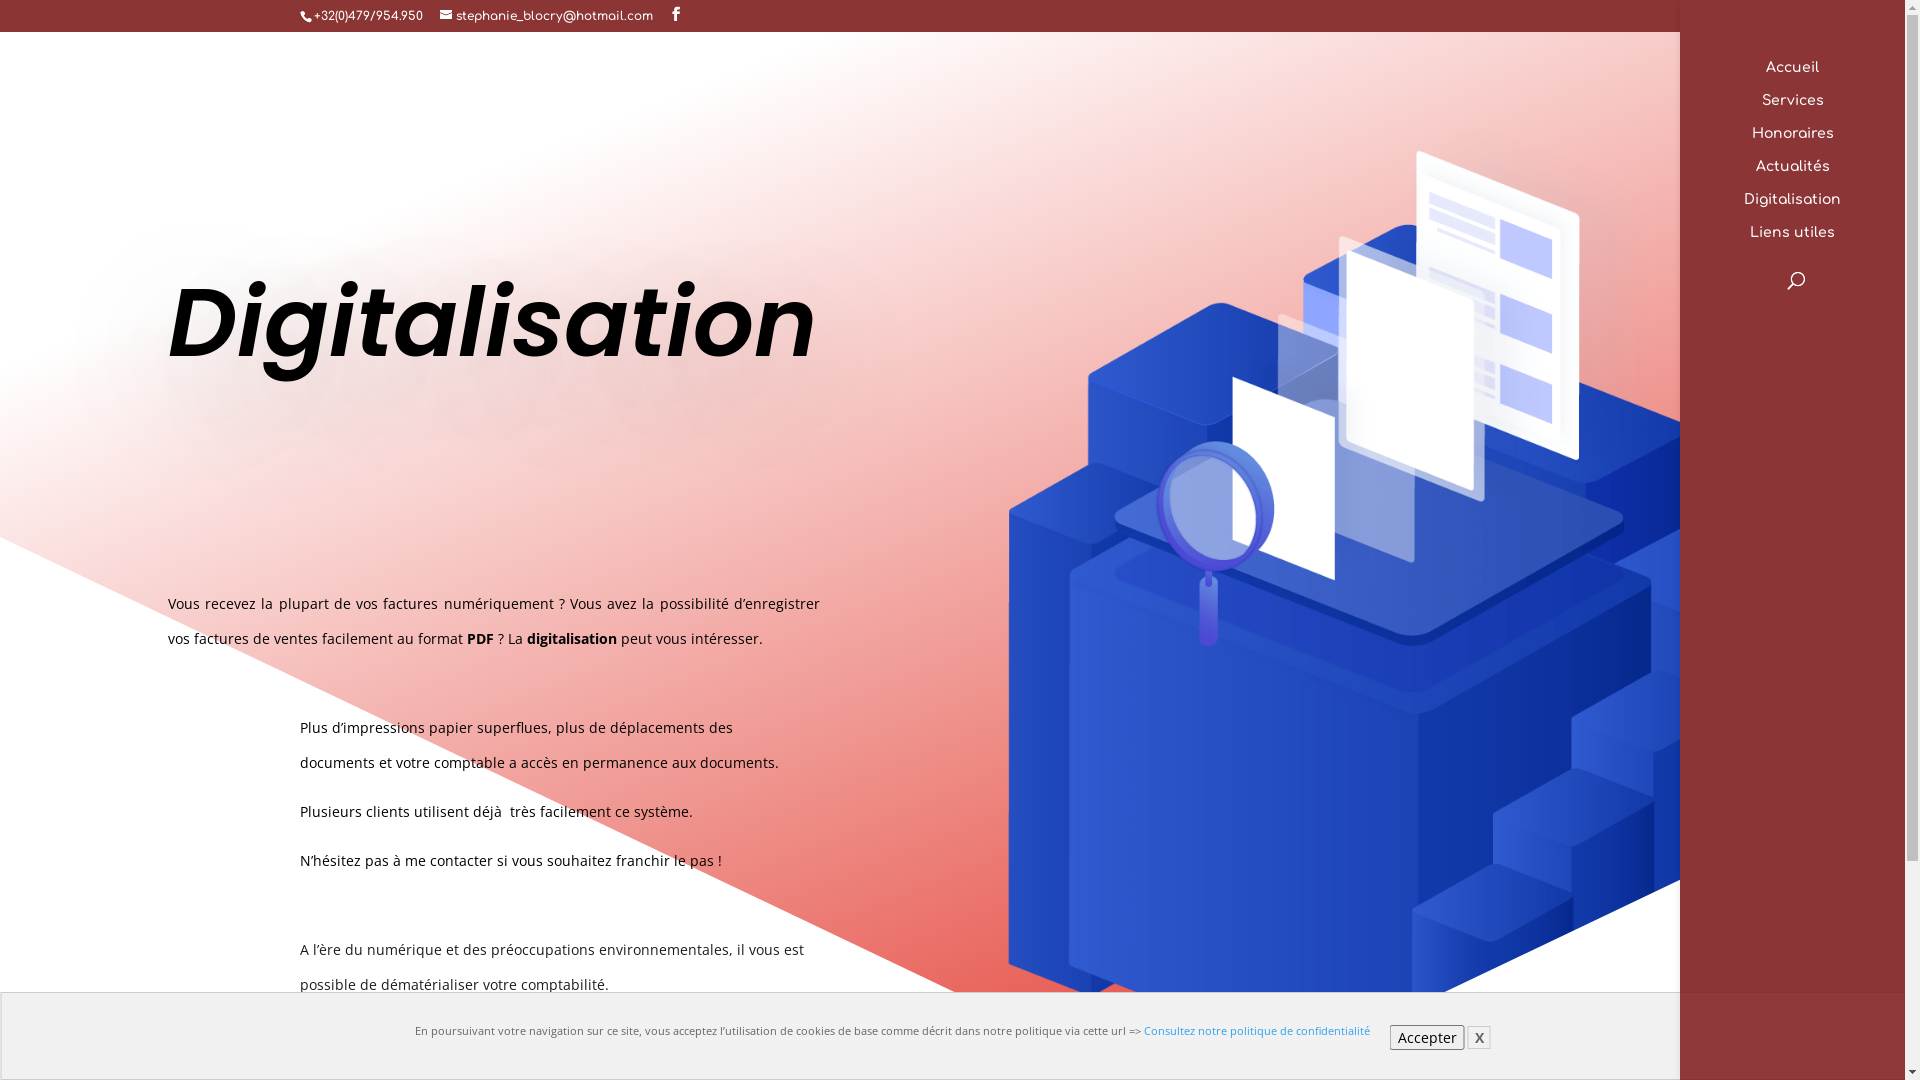 The image size is (1920, 1080). I want to click on 'Accepter', so click(1426, 1036).